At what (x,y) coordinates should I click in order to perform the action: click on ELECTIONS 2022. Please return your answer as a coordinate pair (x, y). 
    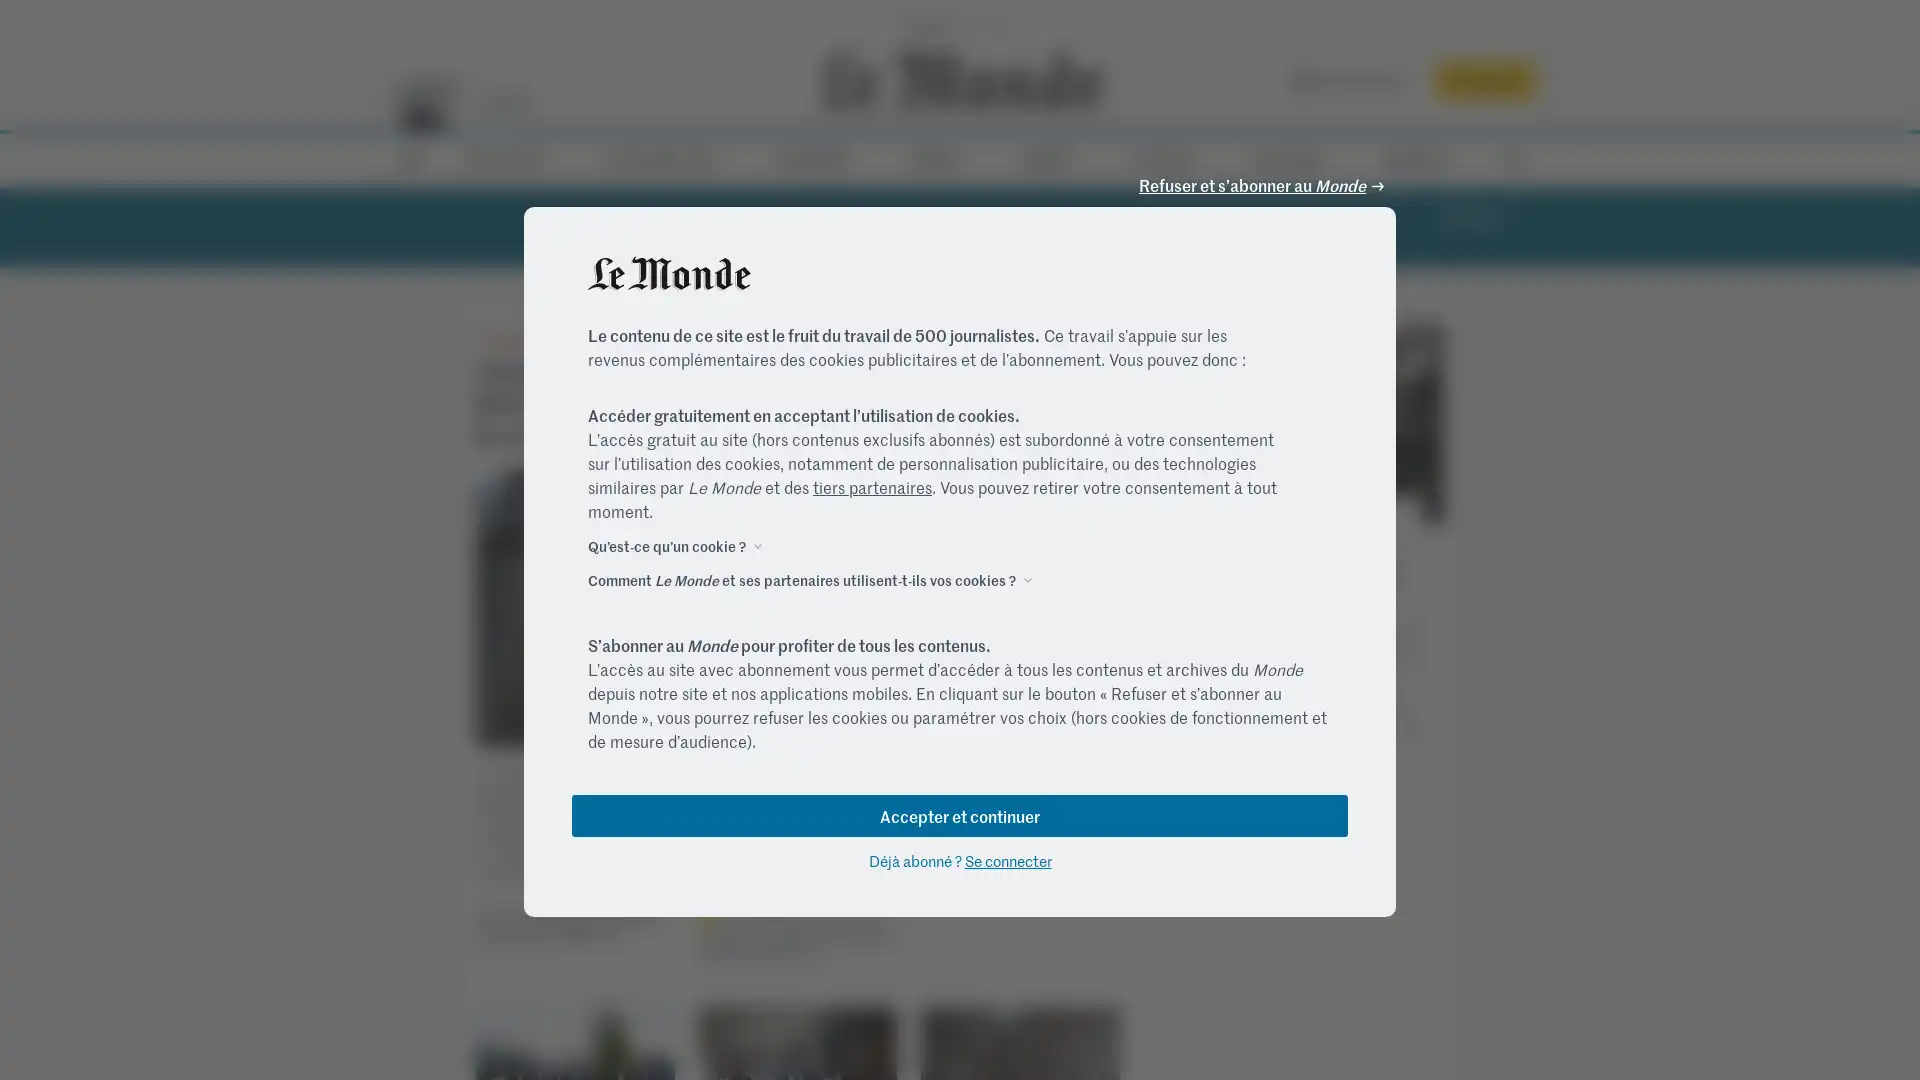
    Looking at the image, I should click on (669, 158).